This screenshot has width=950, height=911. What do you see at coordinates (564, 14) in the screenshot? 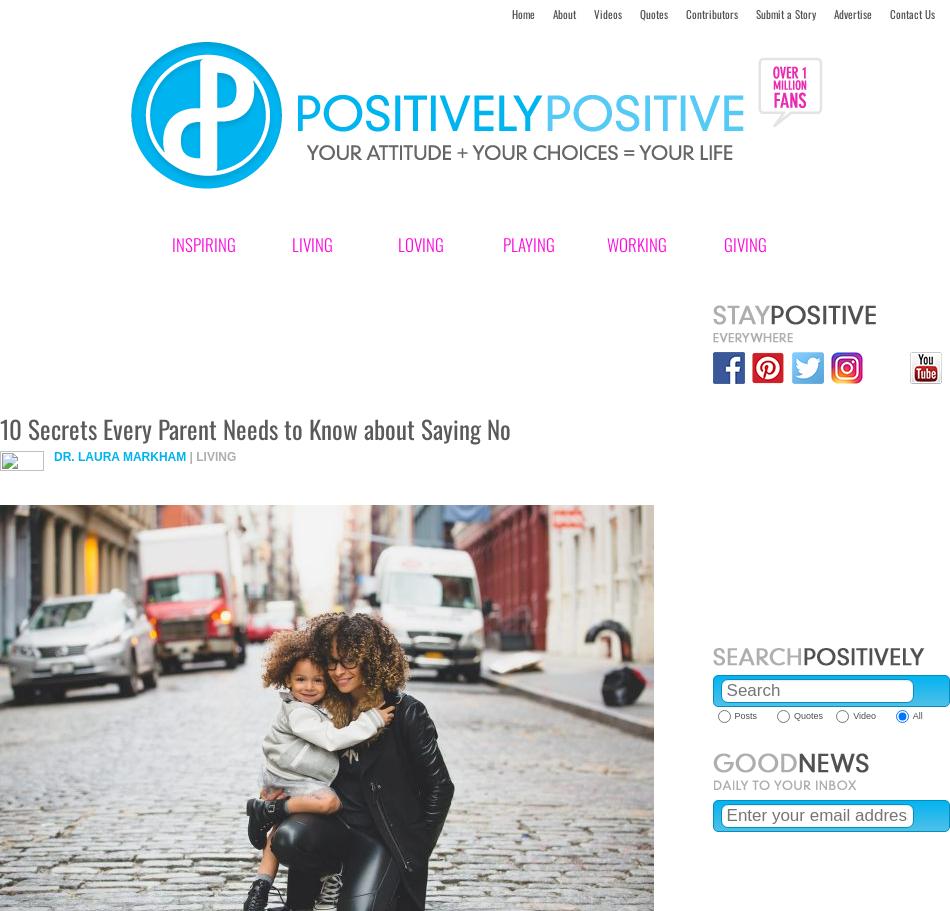
I see `'About'` at bounding box center [564, 14].